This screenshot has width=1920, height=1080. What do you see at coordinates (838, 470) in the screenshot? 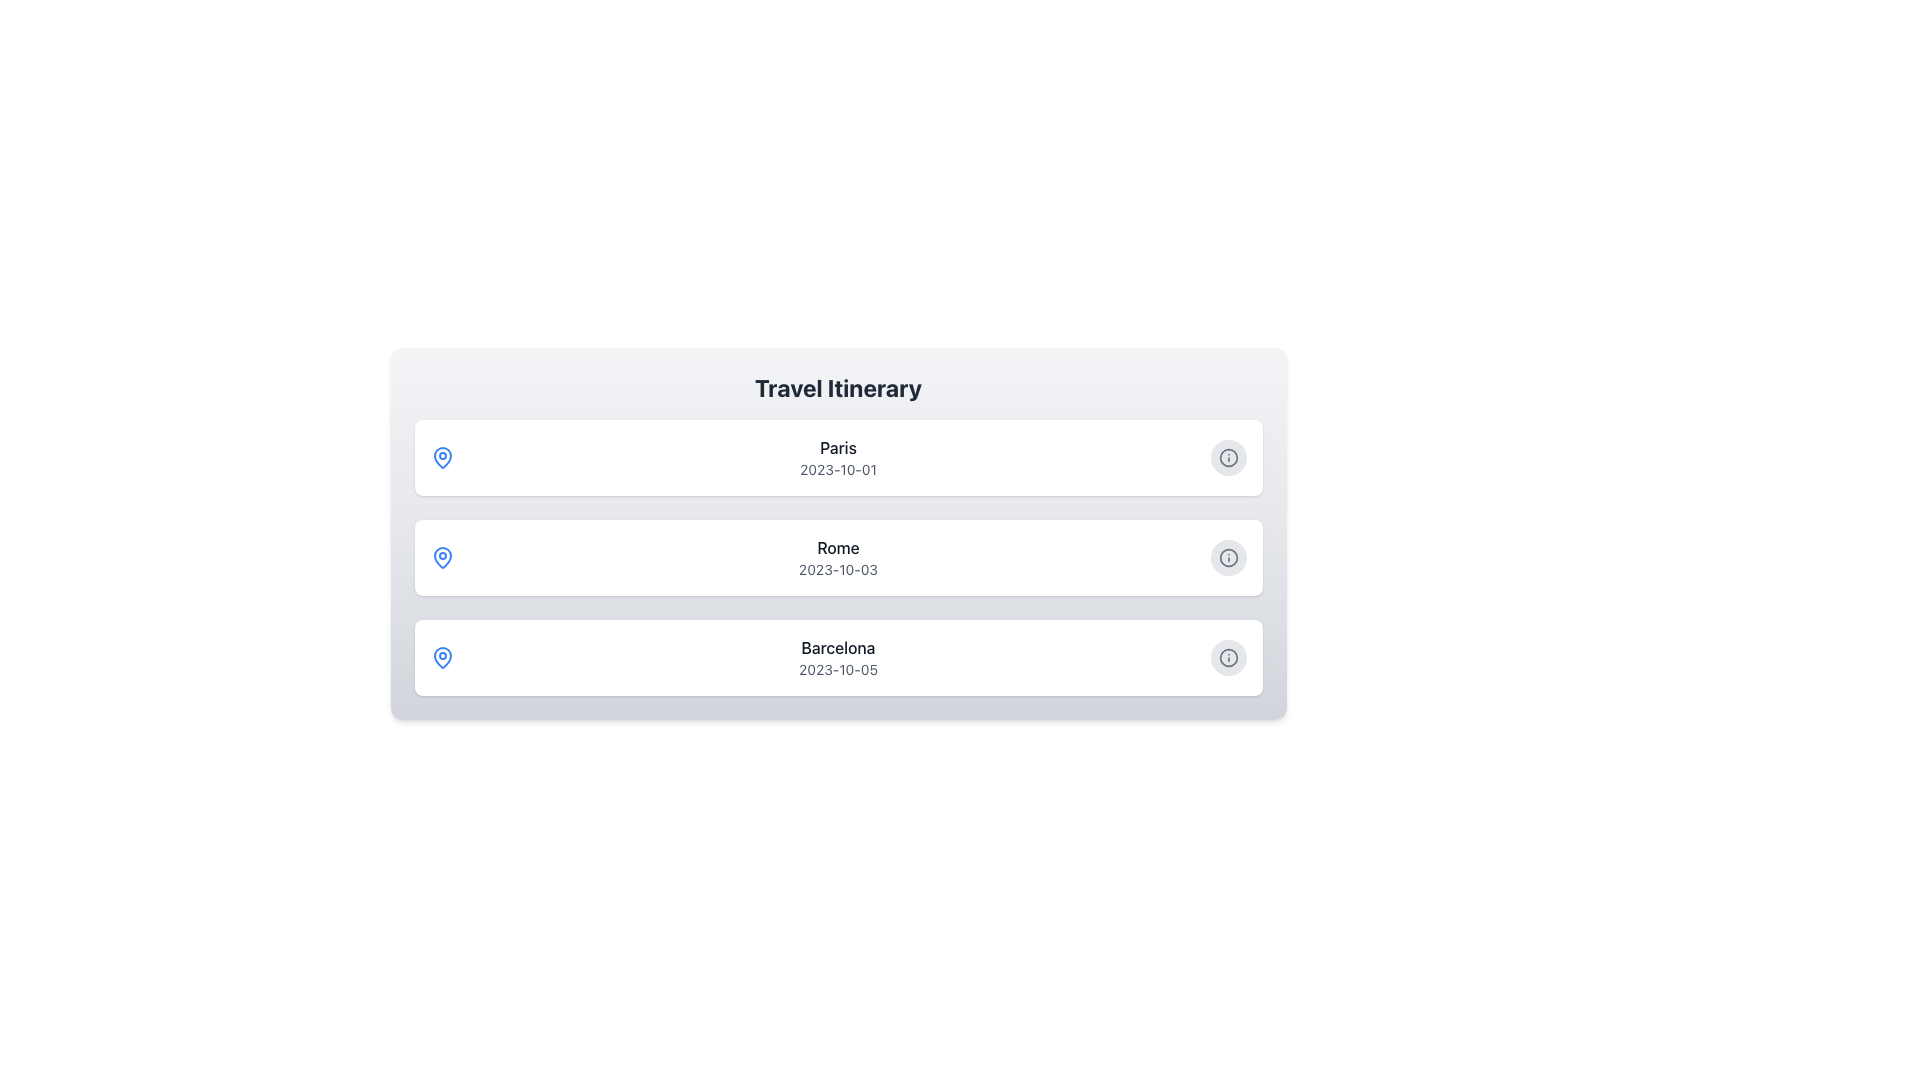
I see `the Text Label that displays the date associated with 'Paris' in the itinerary, which is positioned directly below the 'Paris' label` at bounding box center [838, 470].